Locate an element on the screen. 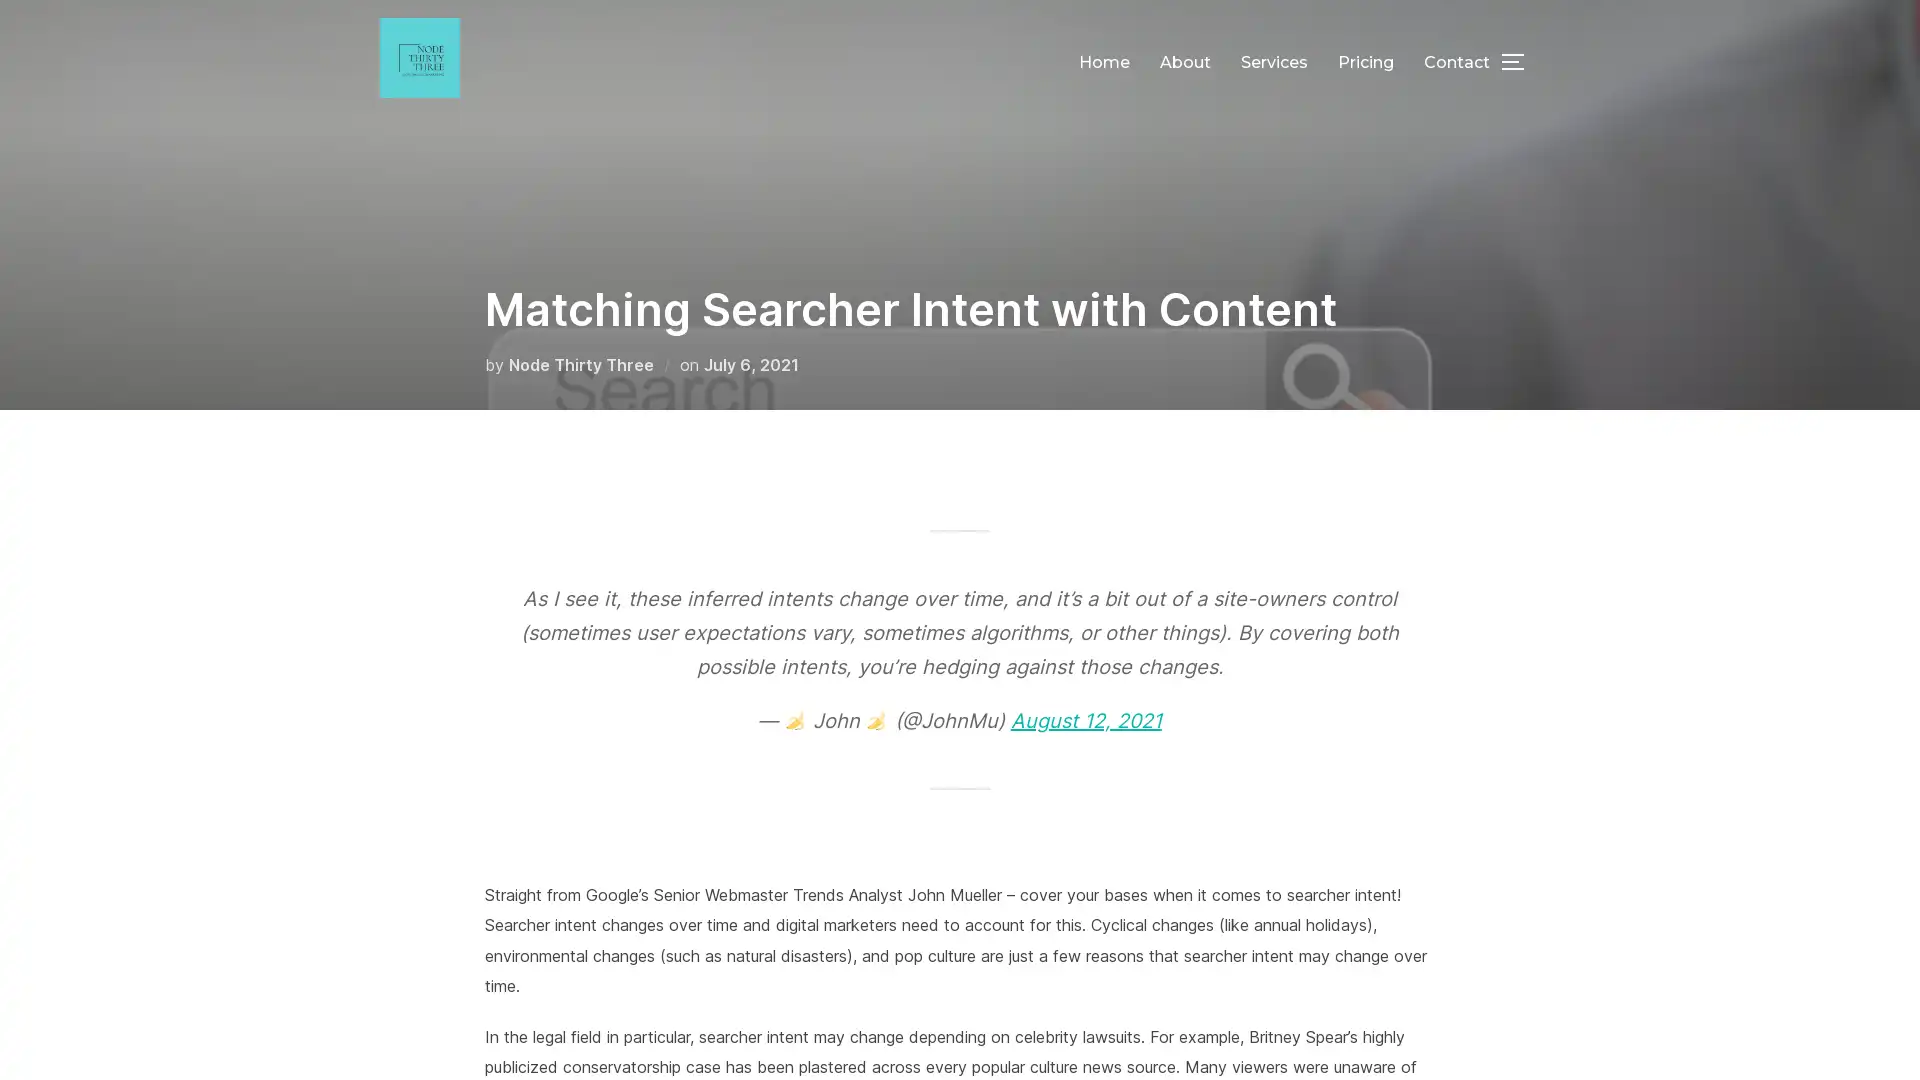 The width and height of the screenshot is (1920, 1080). TOGGLE SIDEBAR & NAVIGATION is located at coordinates (1520, 60).